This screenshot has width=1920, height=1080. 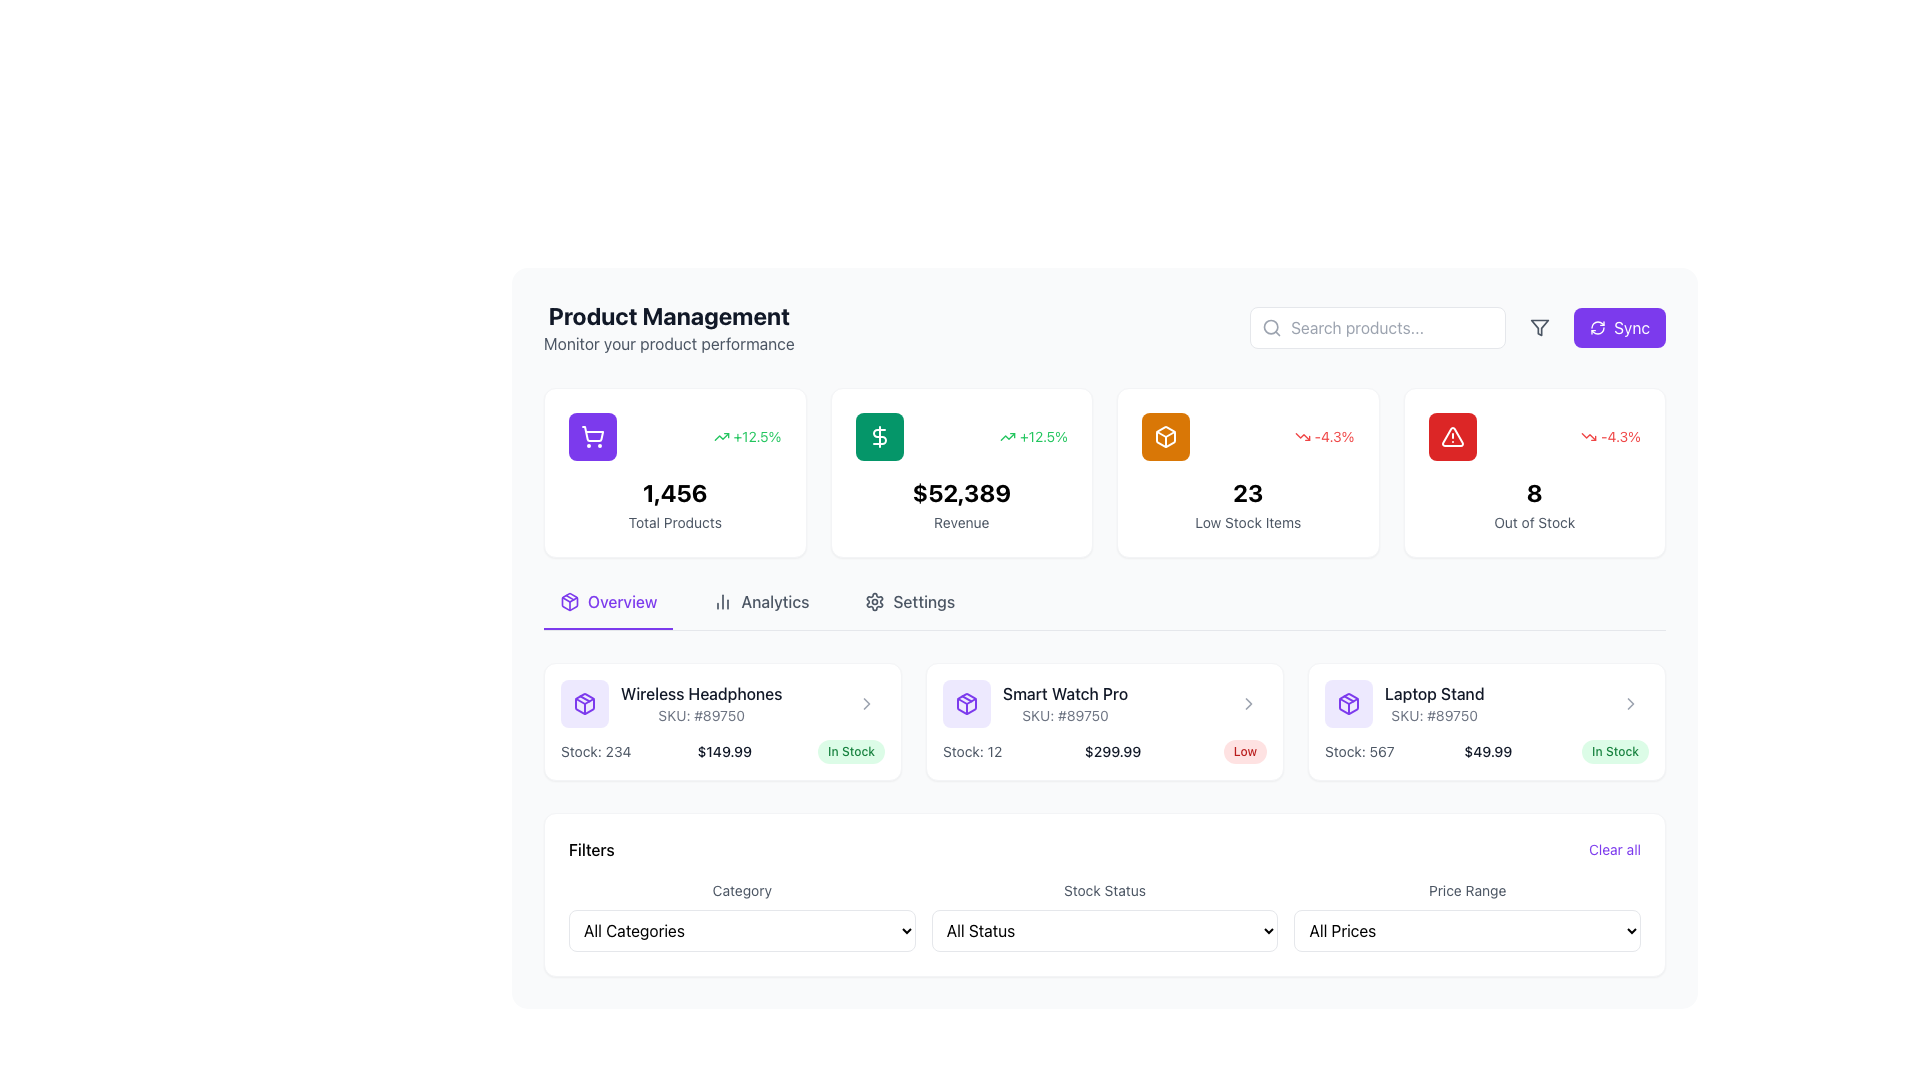 I want to click on displayed value of the text element showing '$52,389', which is positioned slightly right of center and above the 'Revenue' label, so click(x=961, y=493).